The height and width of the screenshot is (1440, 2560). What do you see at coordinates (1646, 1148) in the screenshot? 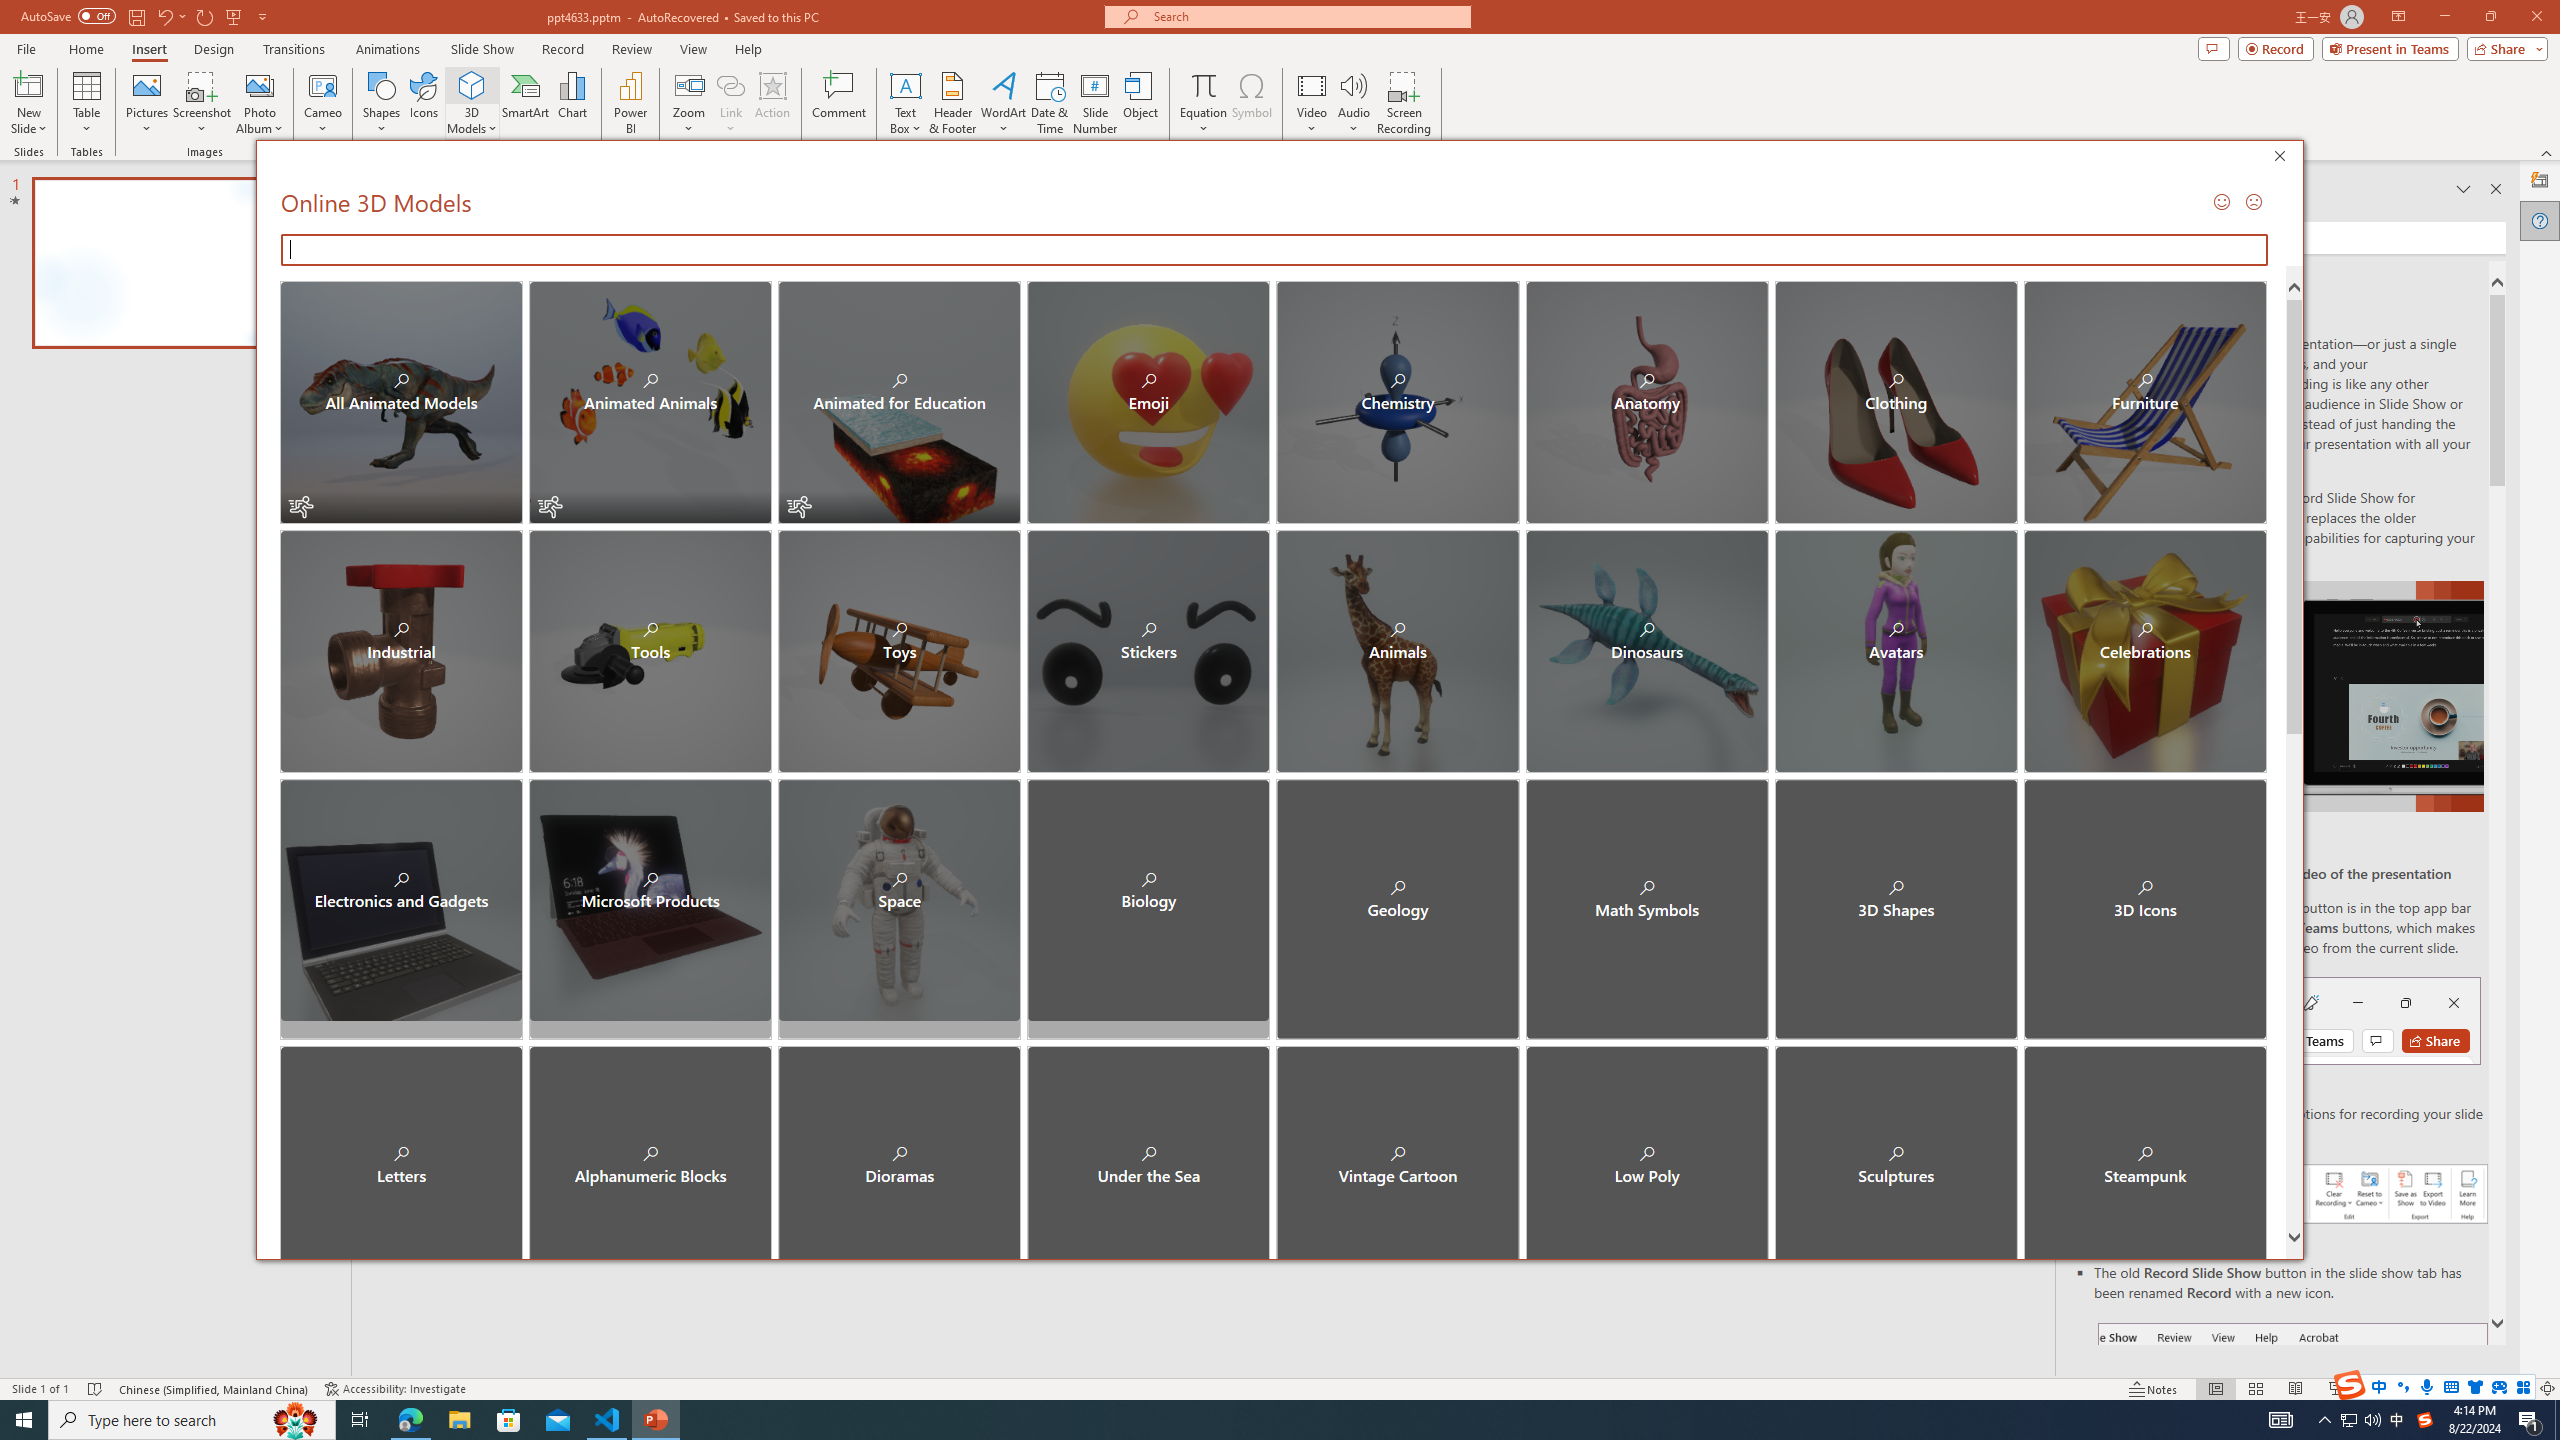
I see `'Low Poly'` at bounding box center [1646, 1148].